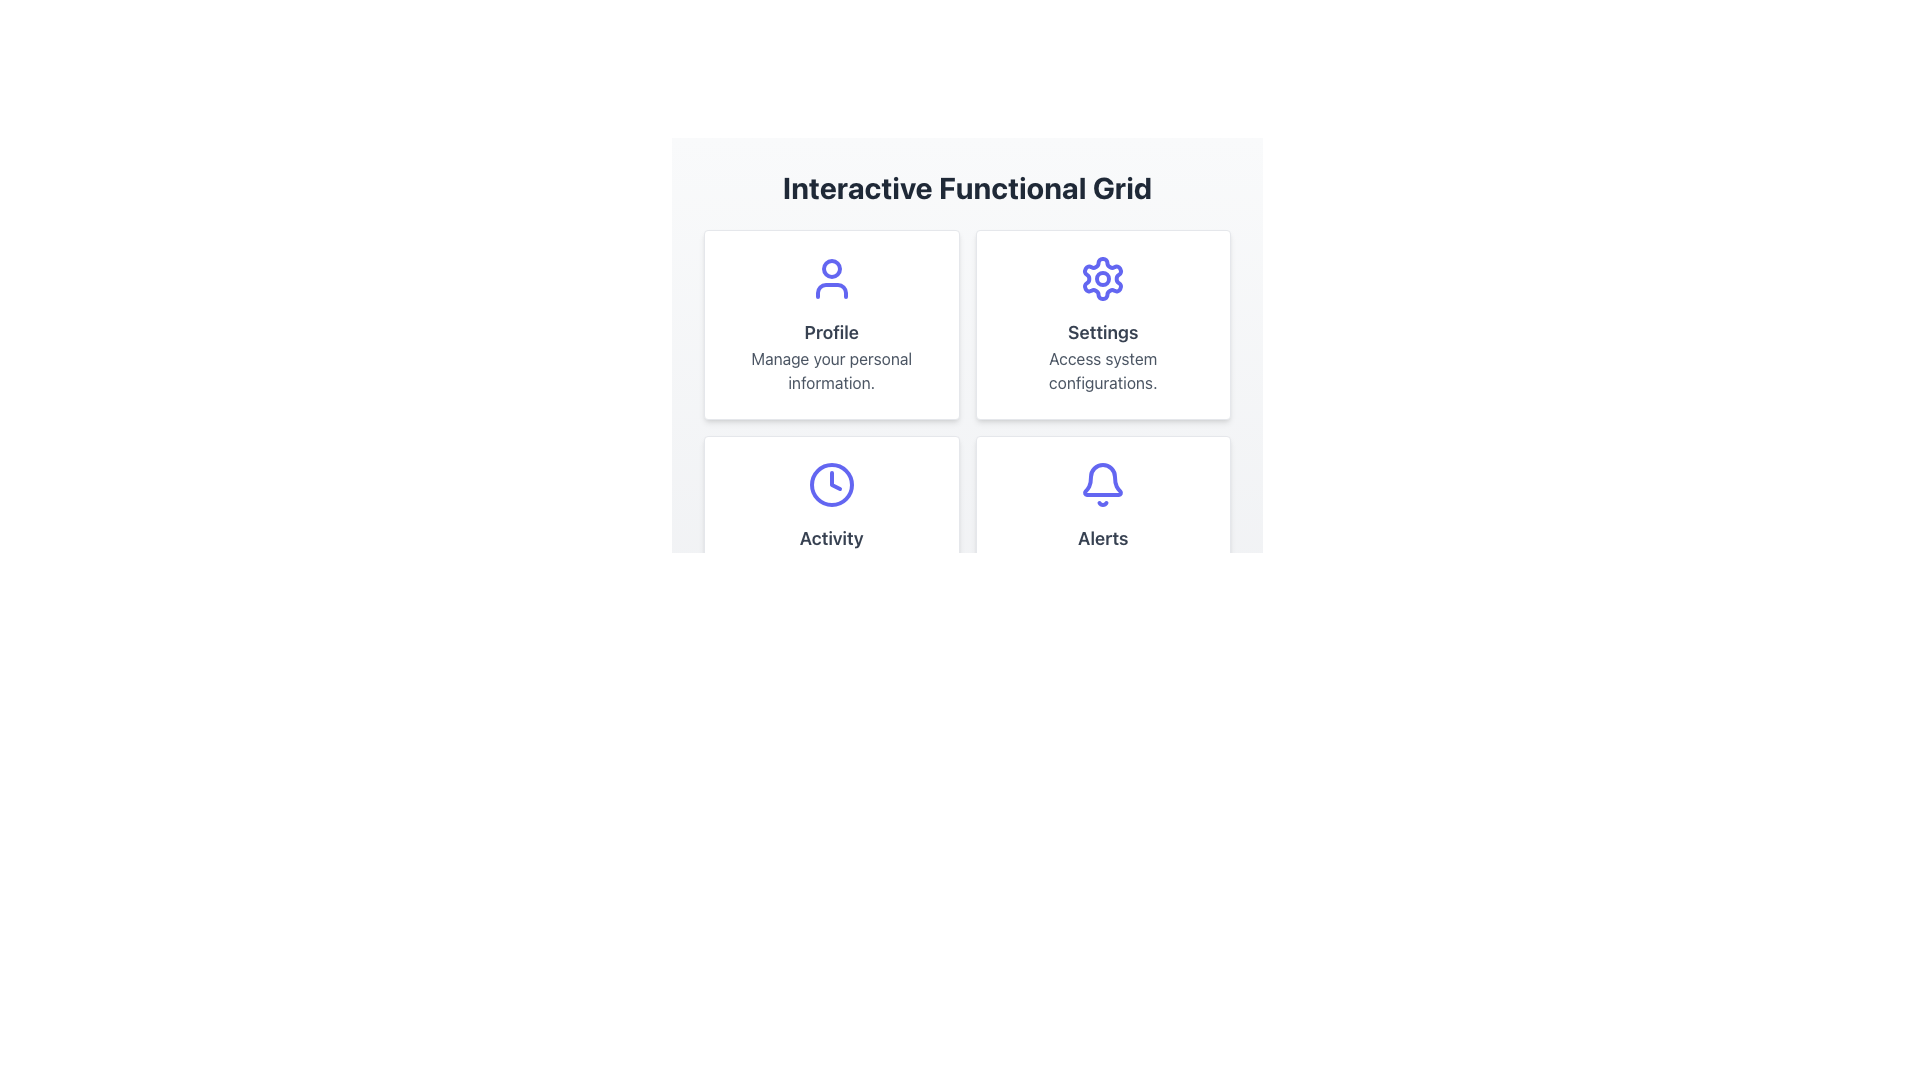  I want to click on the gear-shaped icon representing the settings option, which has a blue outline and white background, located in the upper right section of the grid layout, so click(1102, 278).